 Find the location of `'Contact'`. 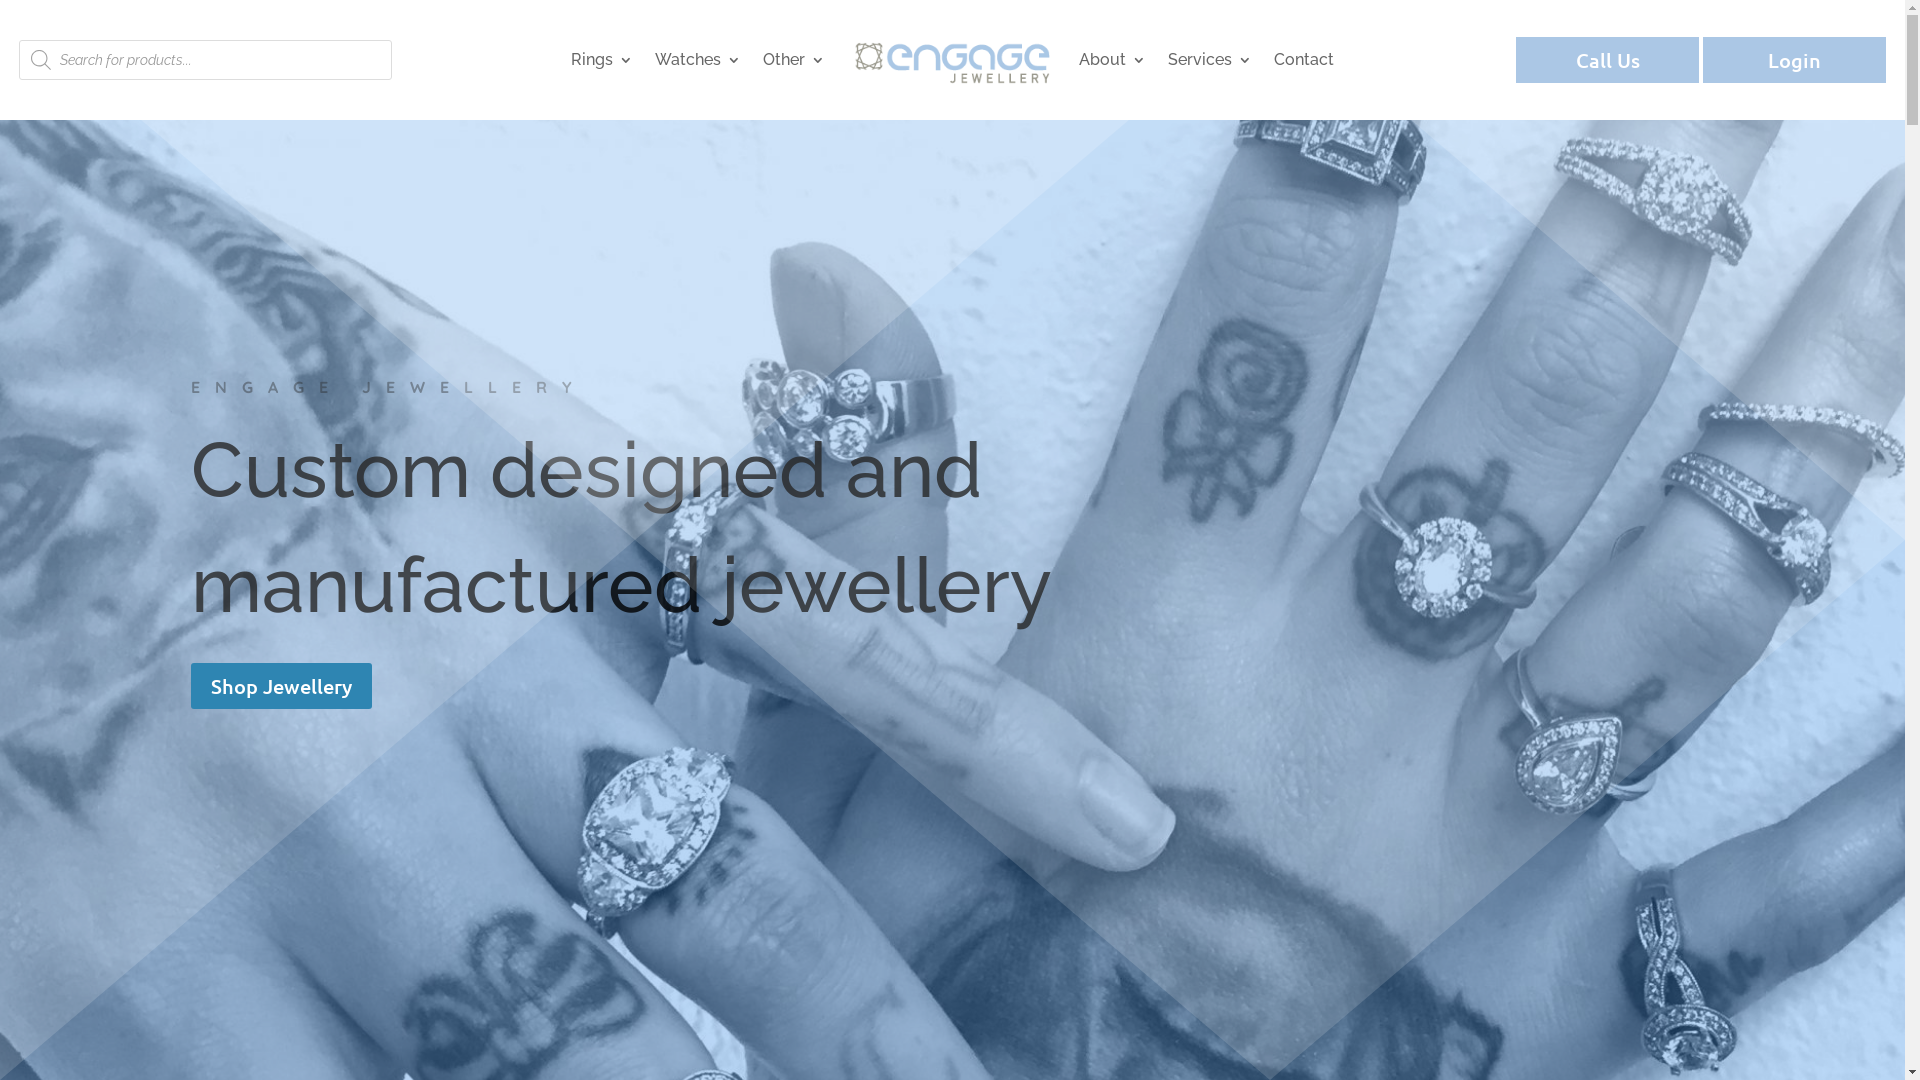

'Contact' is located at coordinates (1304, 59).